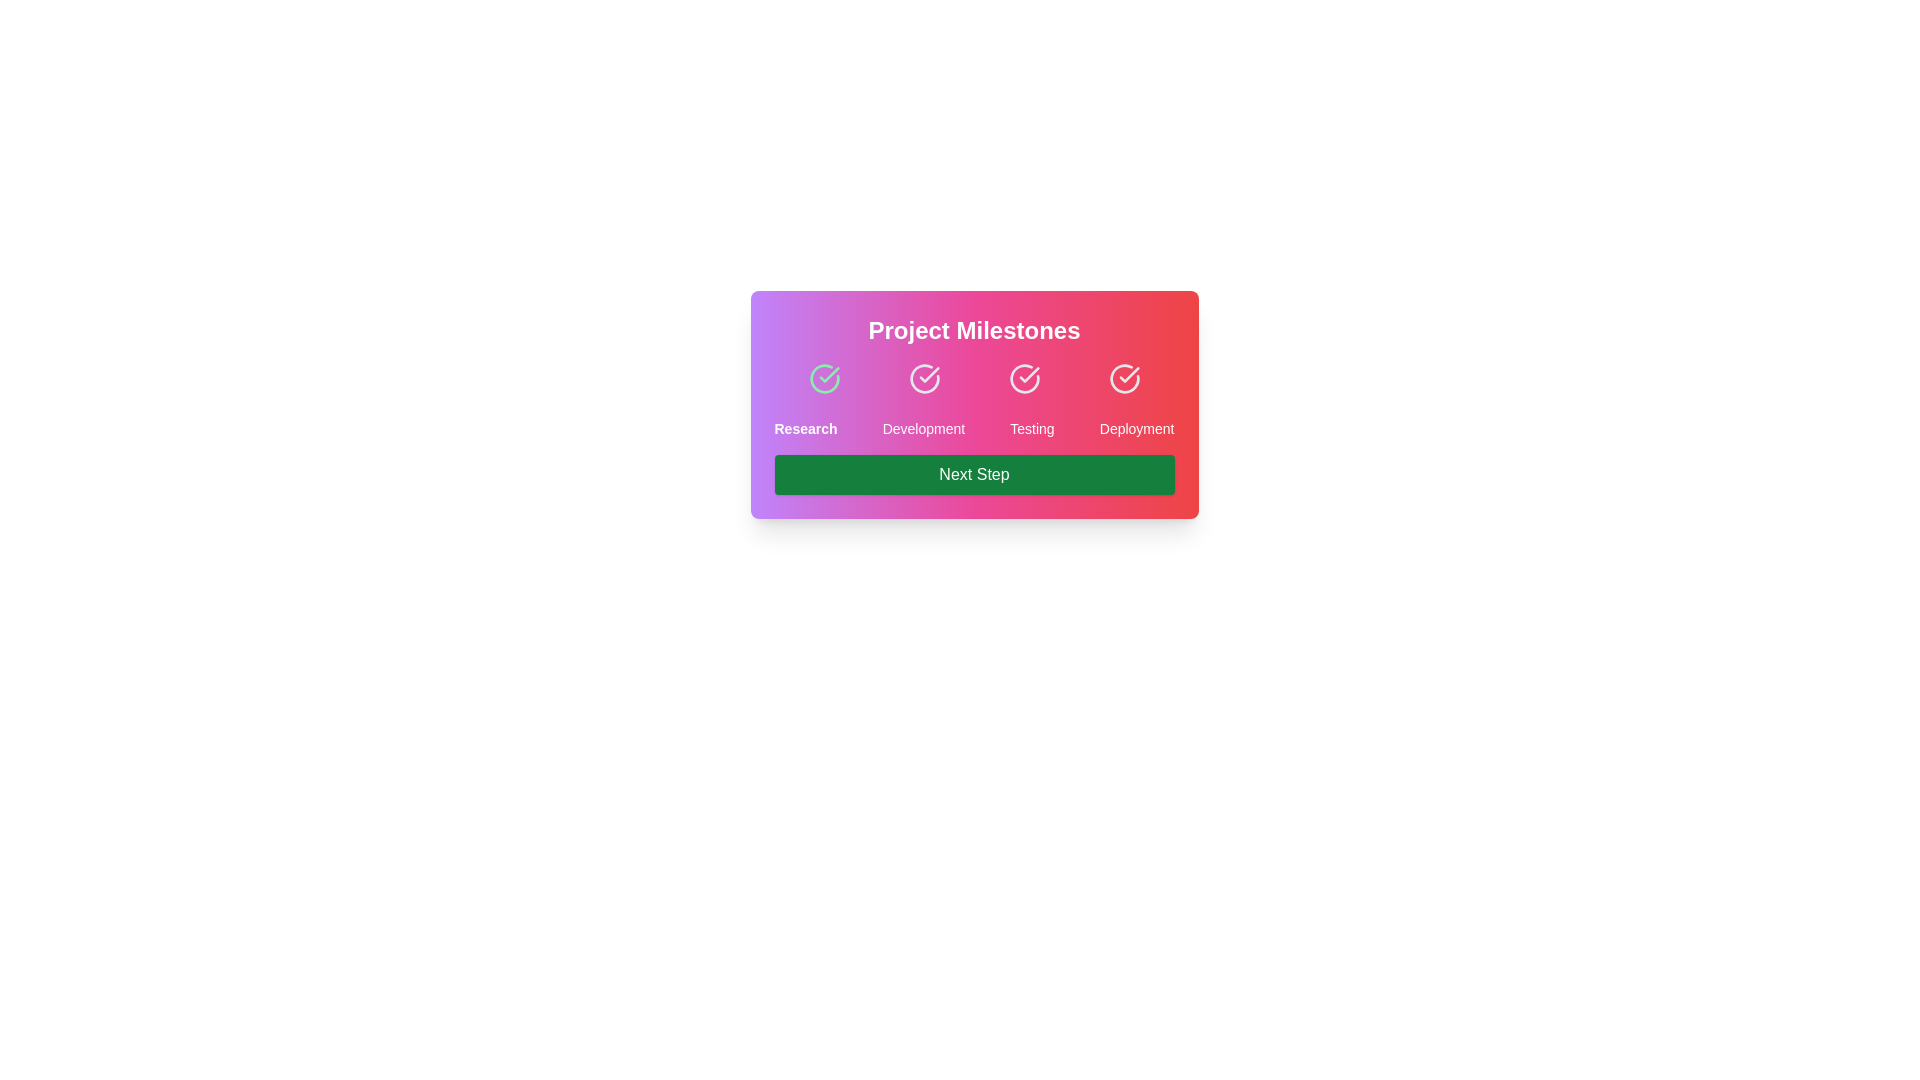 The image size is (1920, 1080). What do you see at coordinates (806, 427) in the screenshot?
I see `text of the 'Research' phase label, which is the first item in the Project Milestones section` at bounding box center [806, 427].